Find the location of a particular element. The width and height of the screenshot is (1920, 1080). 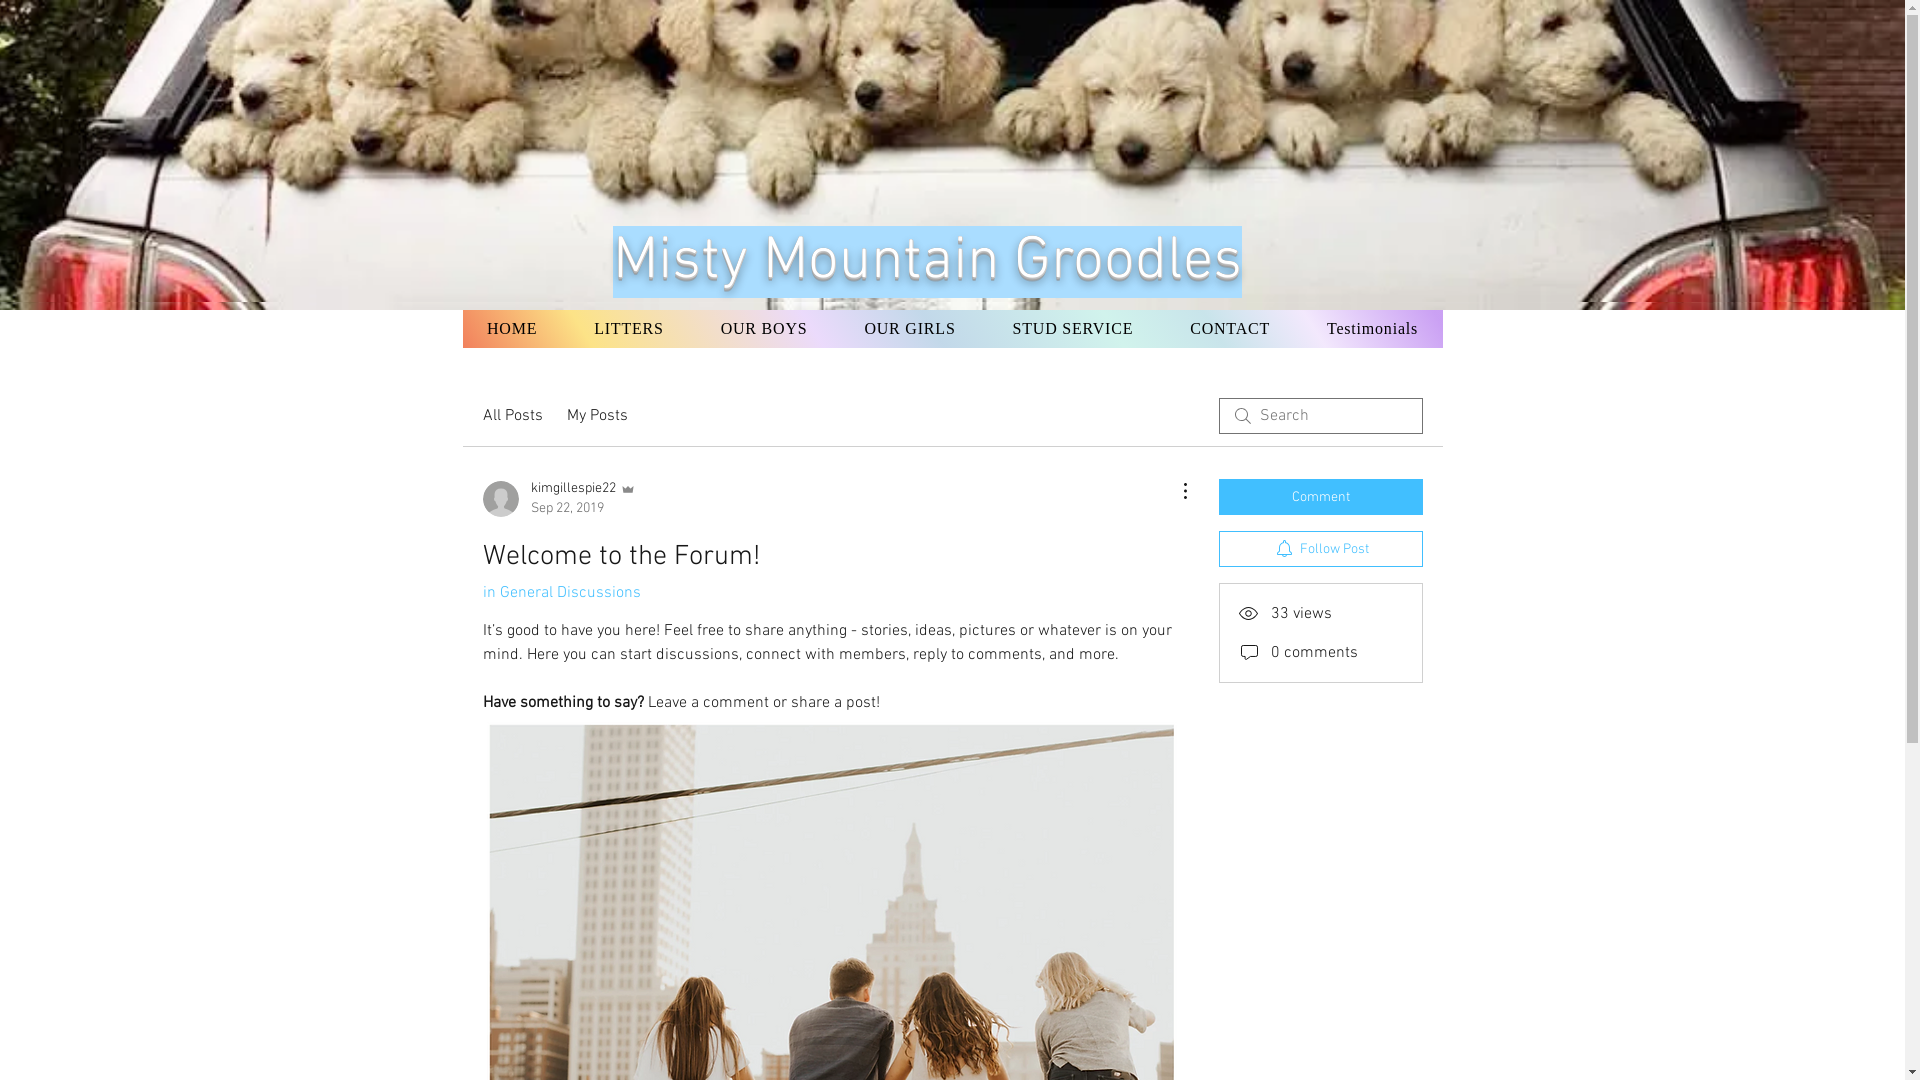

'My Posts' is located at coordinates (595, 415).